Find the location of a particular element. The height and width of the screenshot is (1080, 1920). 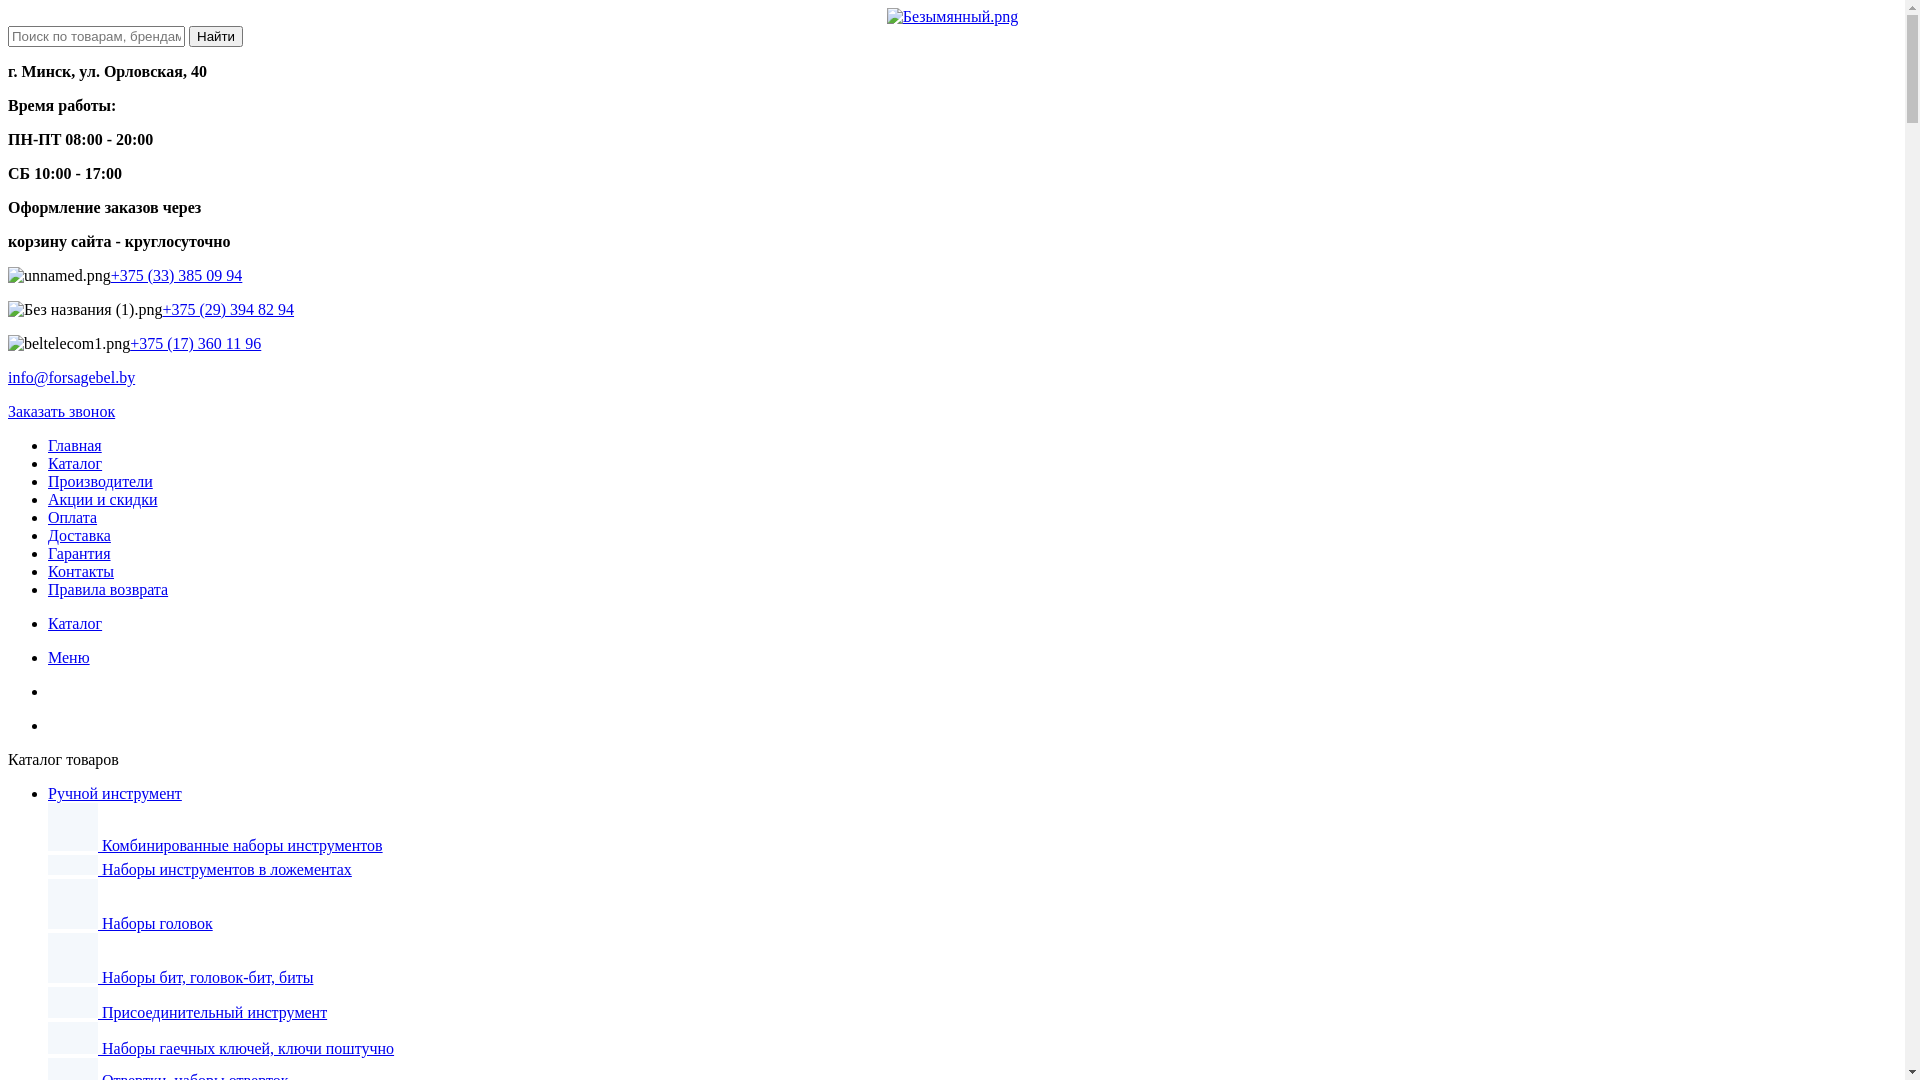

'+375 (33) 385 09 94' is located at coordinates (177, 275).